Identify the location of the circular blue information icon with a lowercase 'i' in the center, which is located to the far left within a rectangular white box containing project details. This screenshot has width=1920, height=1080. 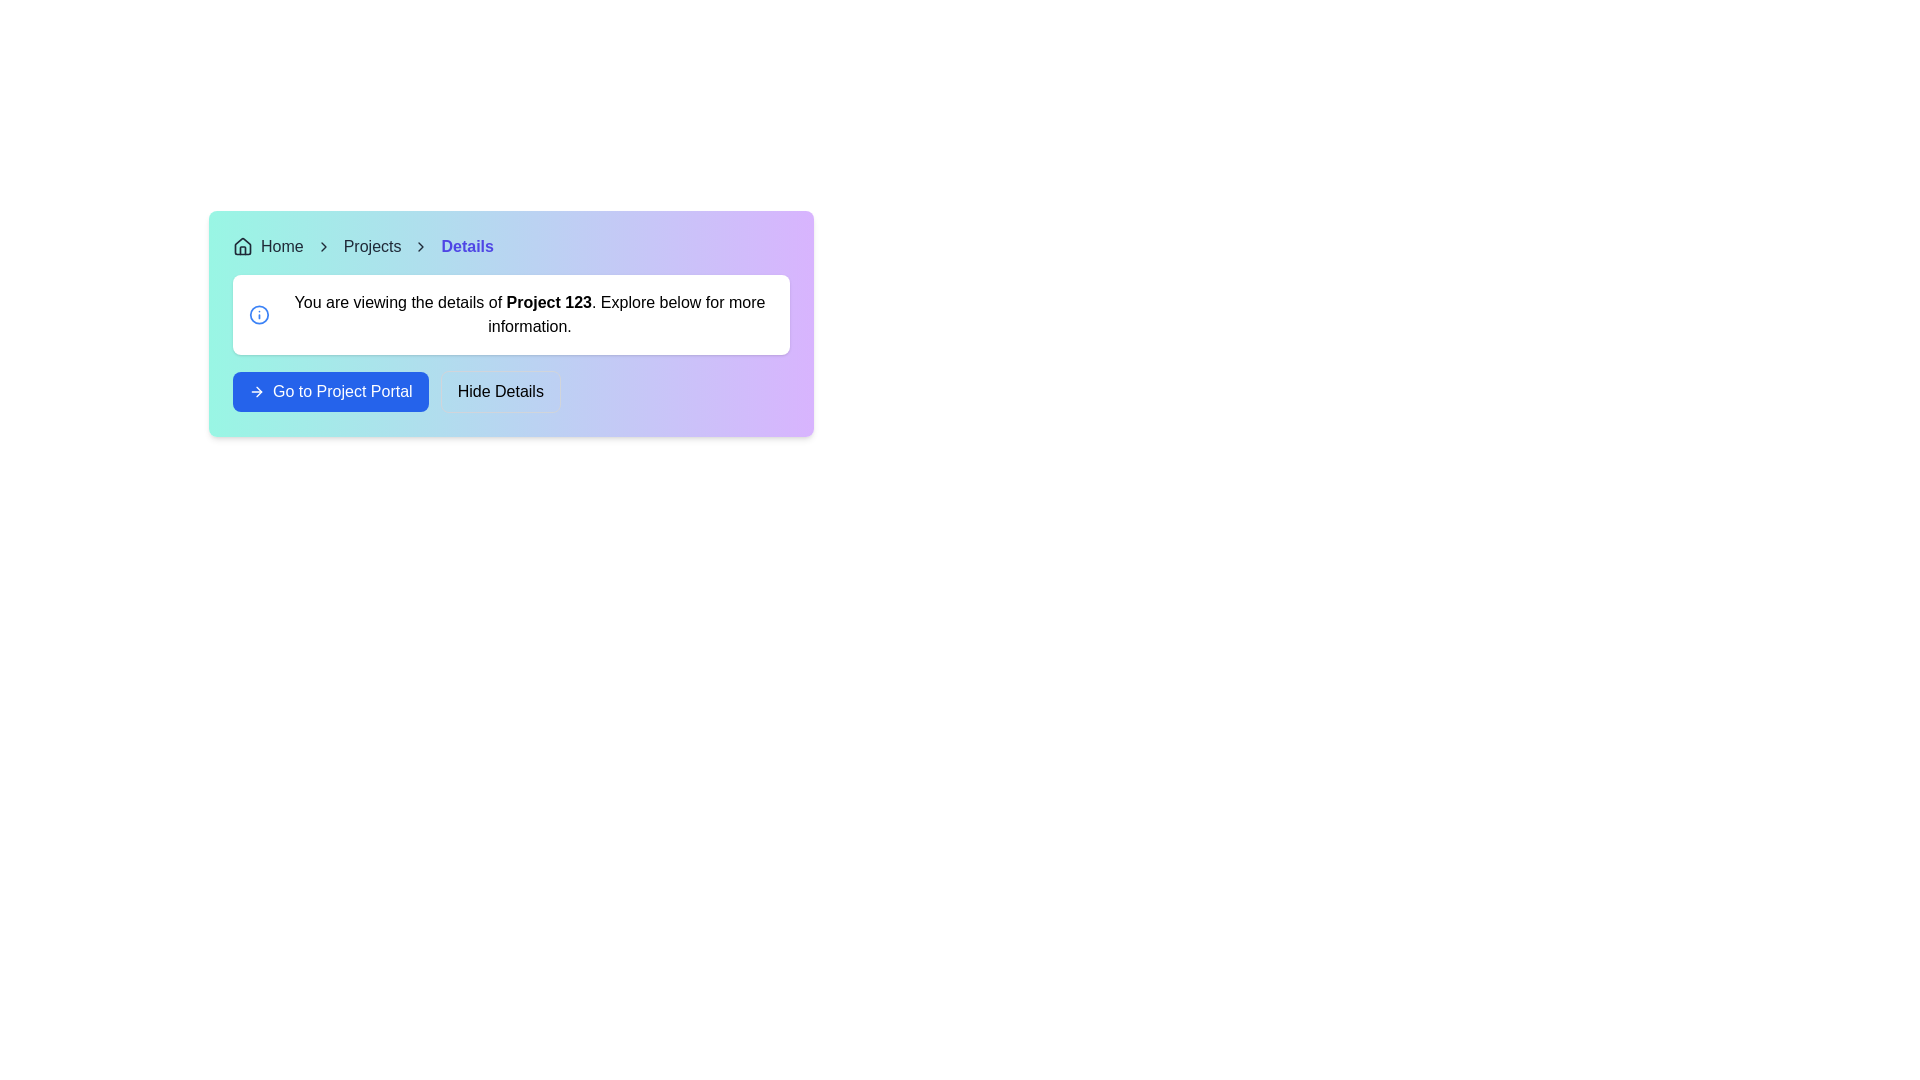
(258, 315).